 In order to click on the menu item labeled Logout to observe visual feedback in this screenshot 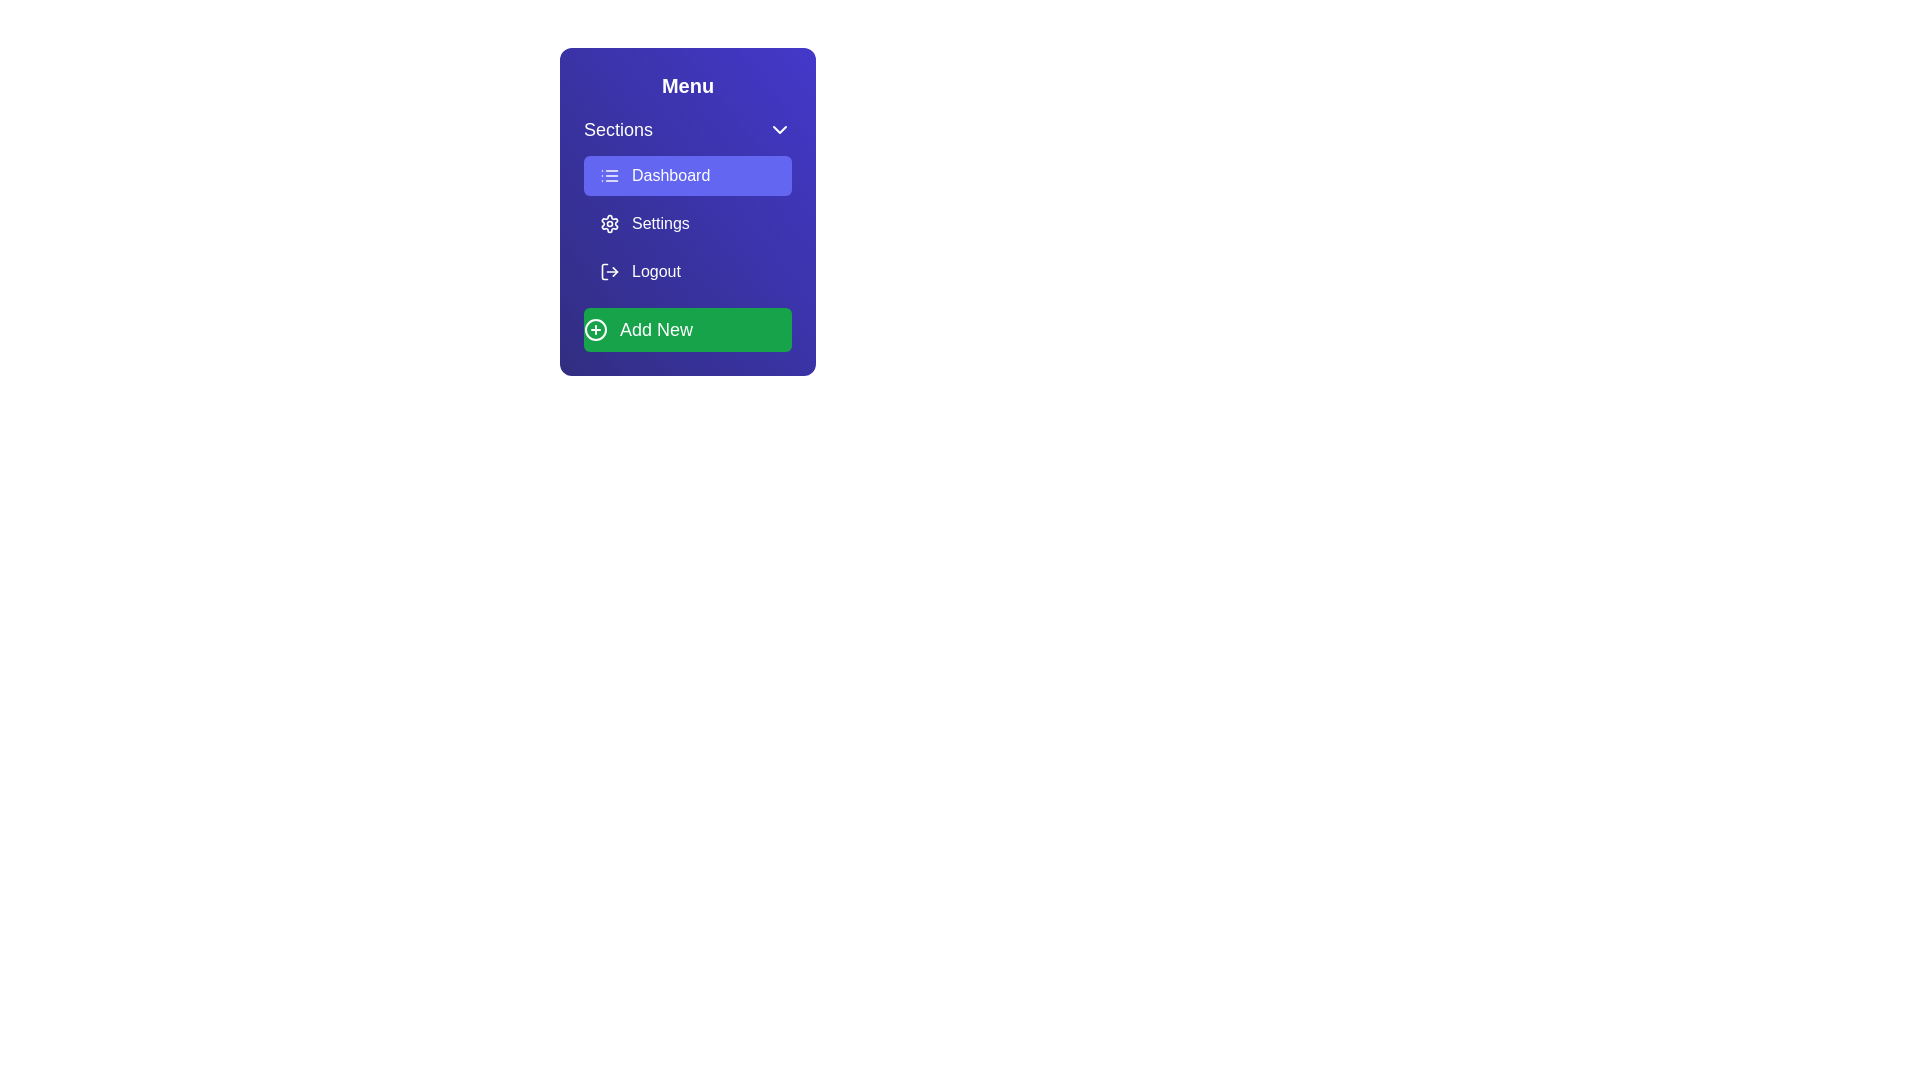, I will do `click(687, 272)`.